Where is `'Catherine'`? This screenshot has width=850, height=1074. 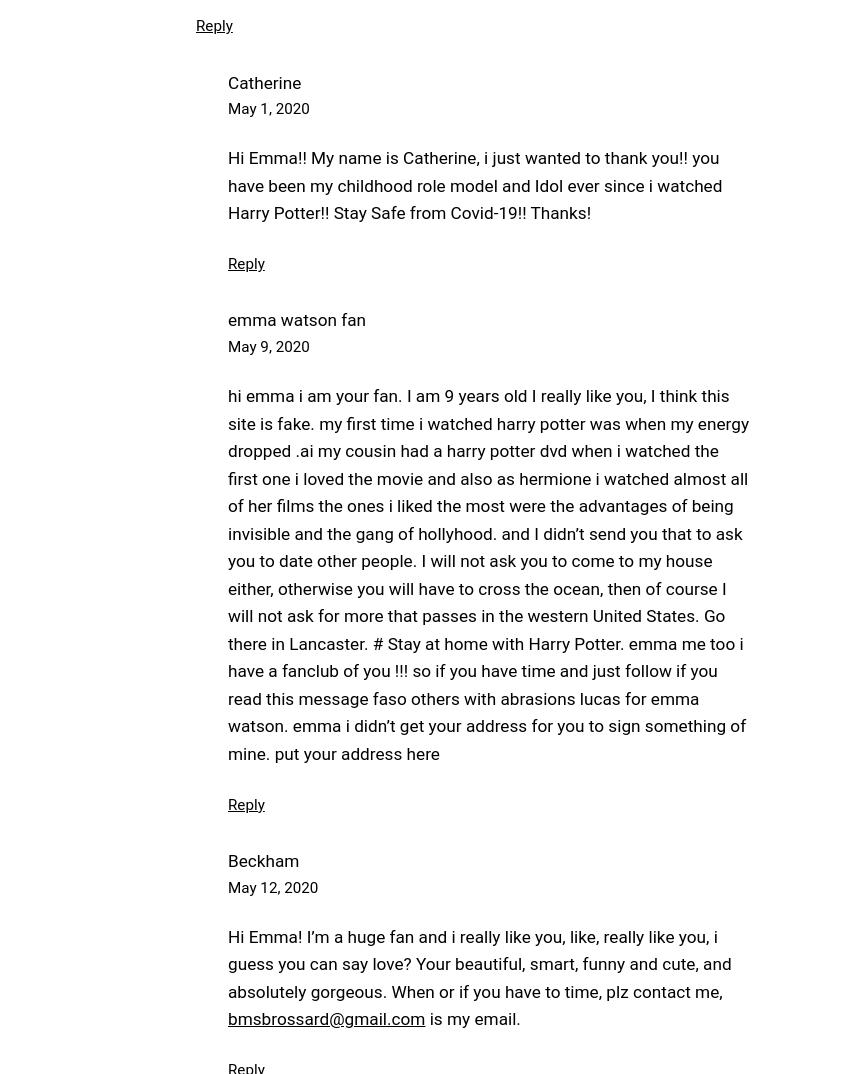
'Catherine' is located at coordinates (263, 82).